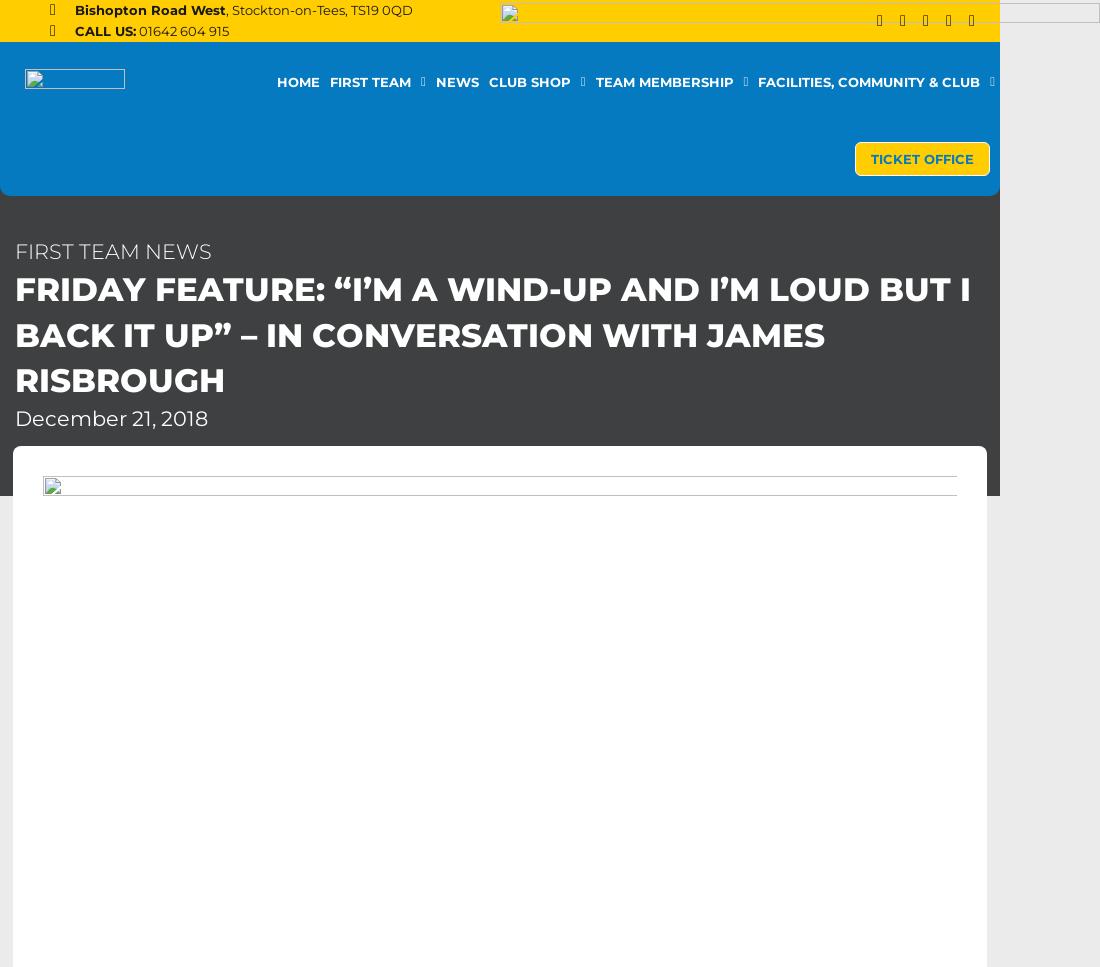 This screenshot has height=967, width=1100. What do you see at coordinates (868, 81) in the screenshot?
I see `'Facilities, Community & Club'` at bounding box center [868, 81].